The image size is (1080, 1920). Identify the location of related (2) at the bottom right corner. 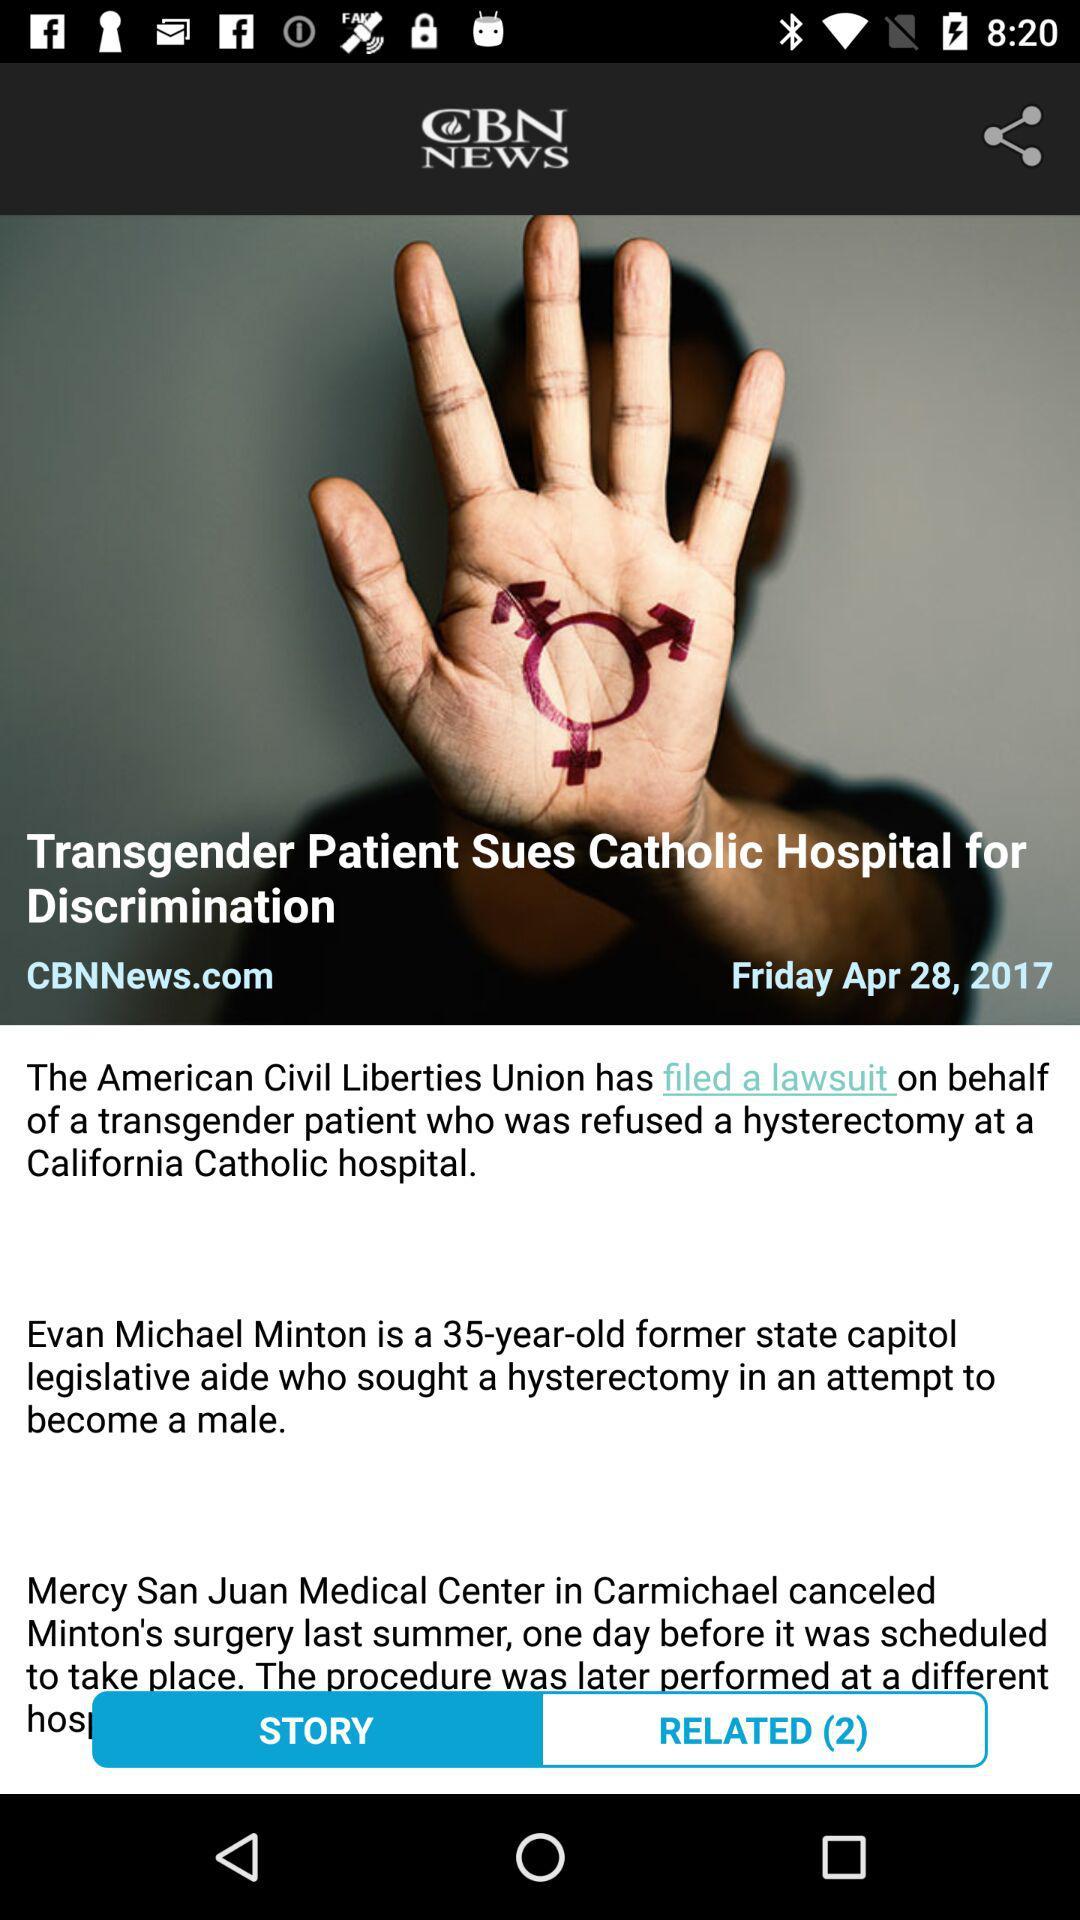
(763, 1728).